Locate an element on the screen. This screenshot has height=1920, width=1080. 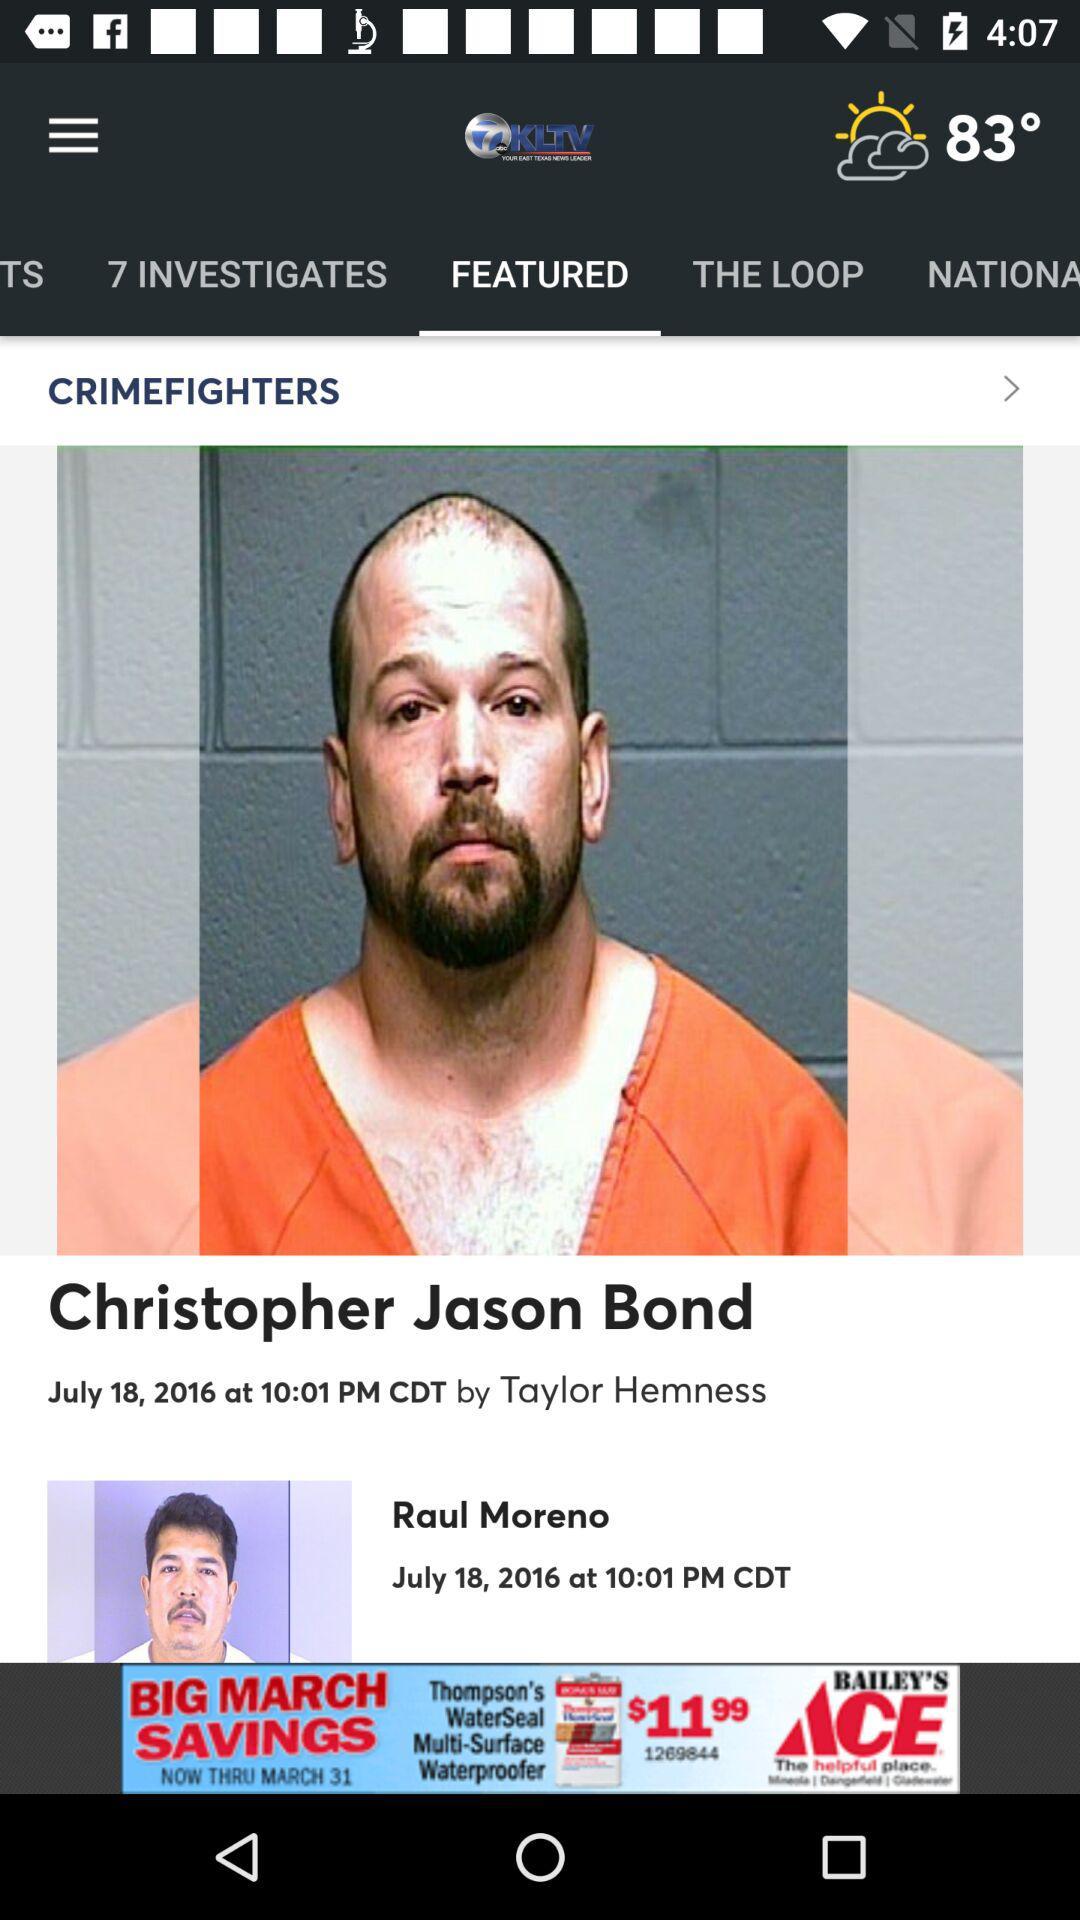
83 degrees is located at coordinates (993, 135).